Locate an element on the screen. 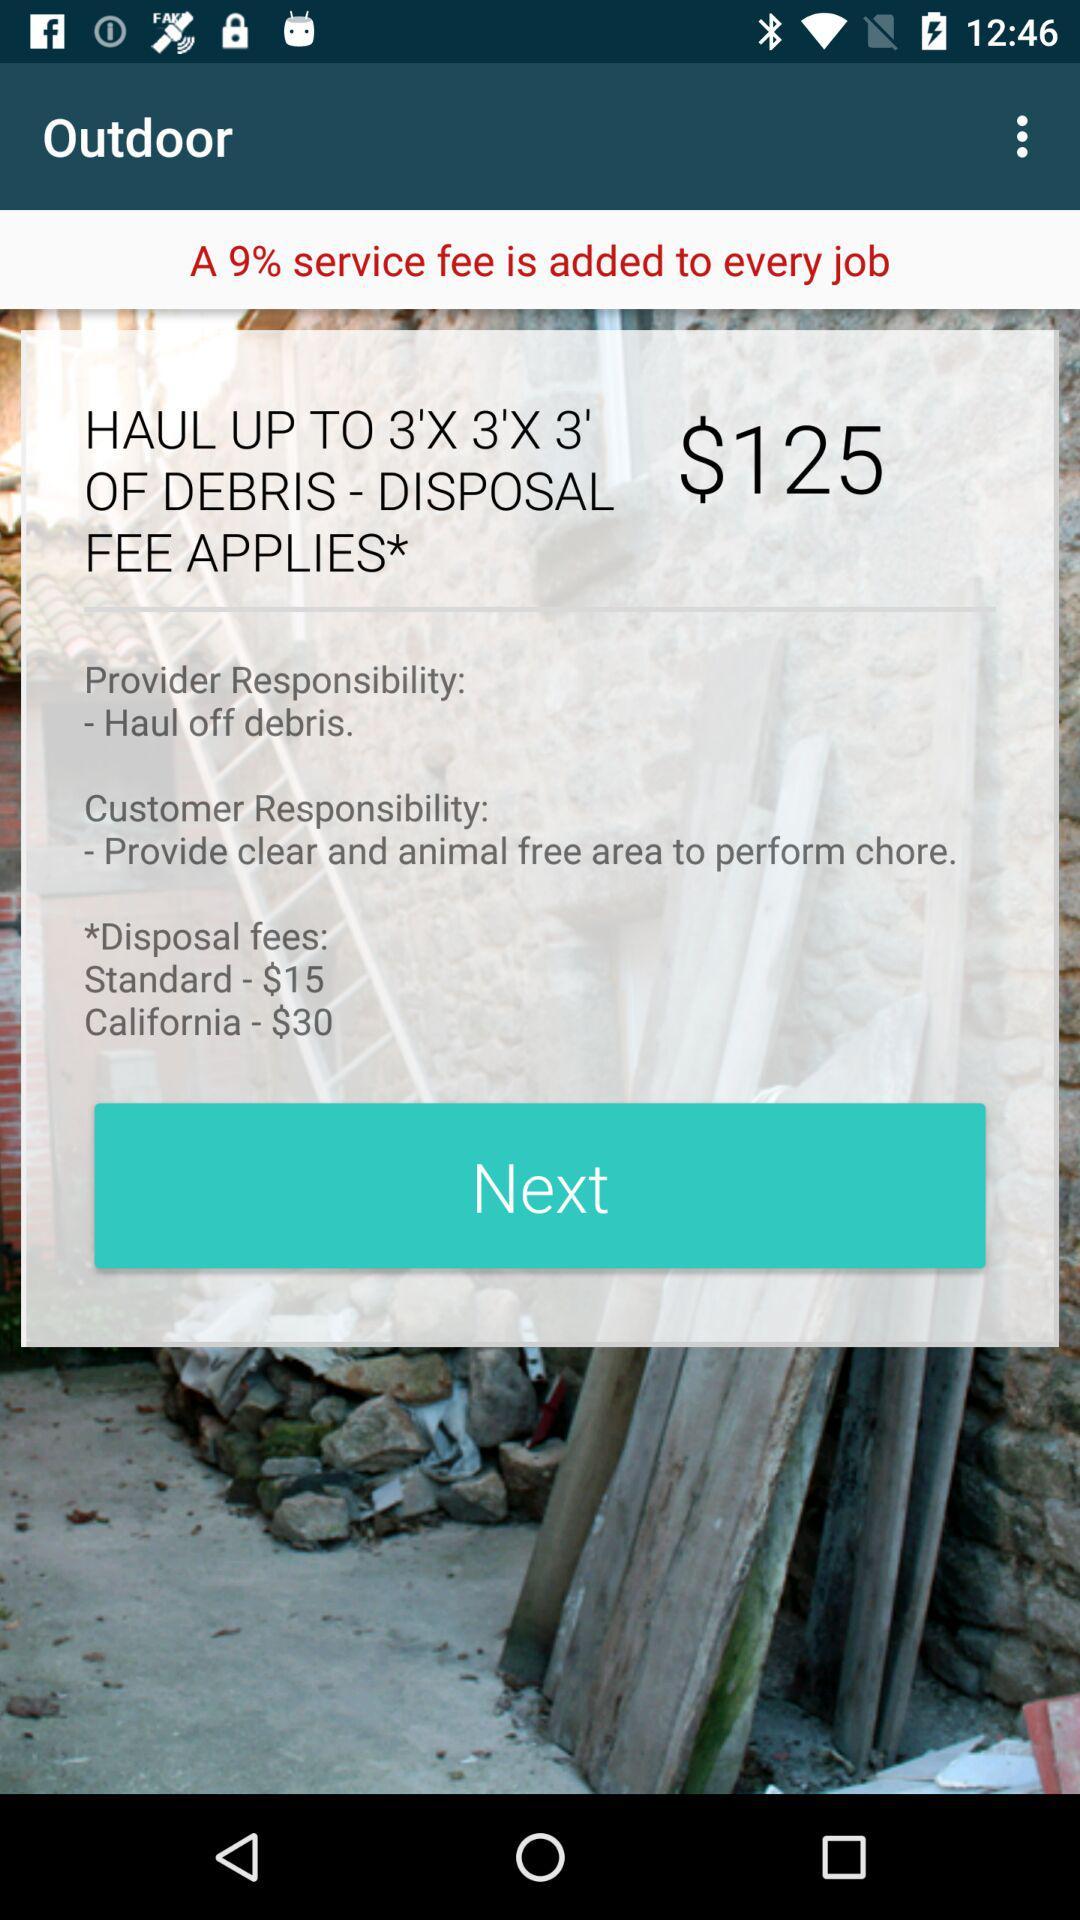  the icon below the provider responsibility  item is located at coordinates (540, 1185).